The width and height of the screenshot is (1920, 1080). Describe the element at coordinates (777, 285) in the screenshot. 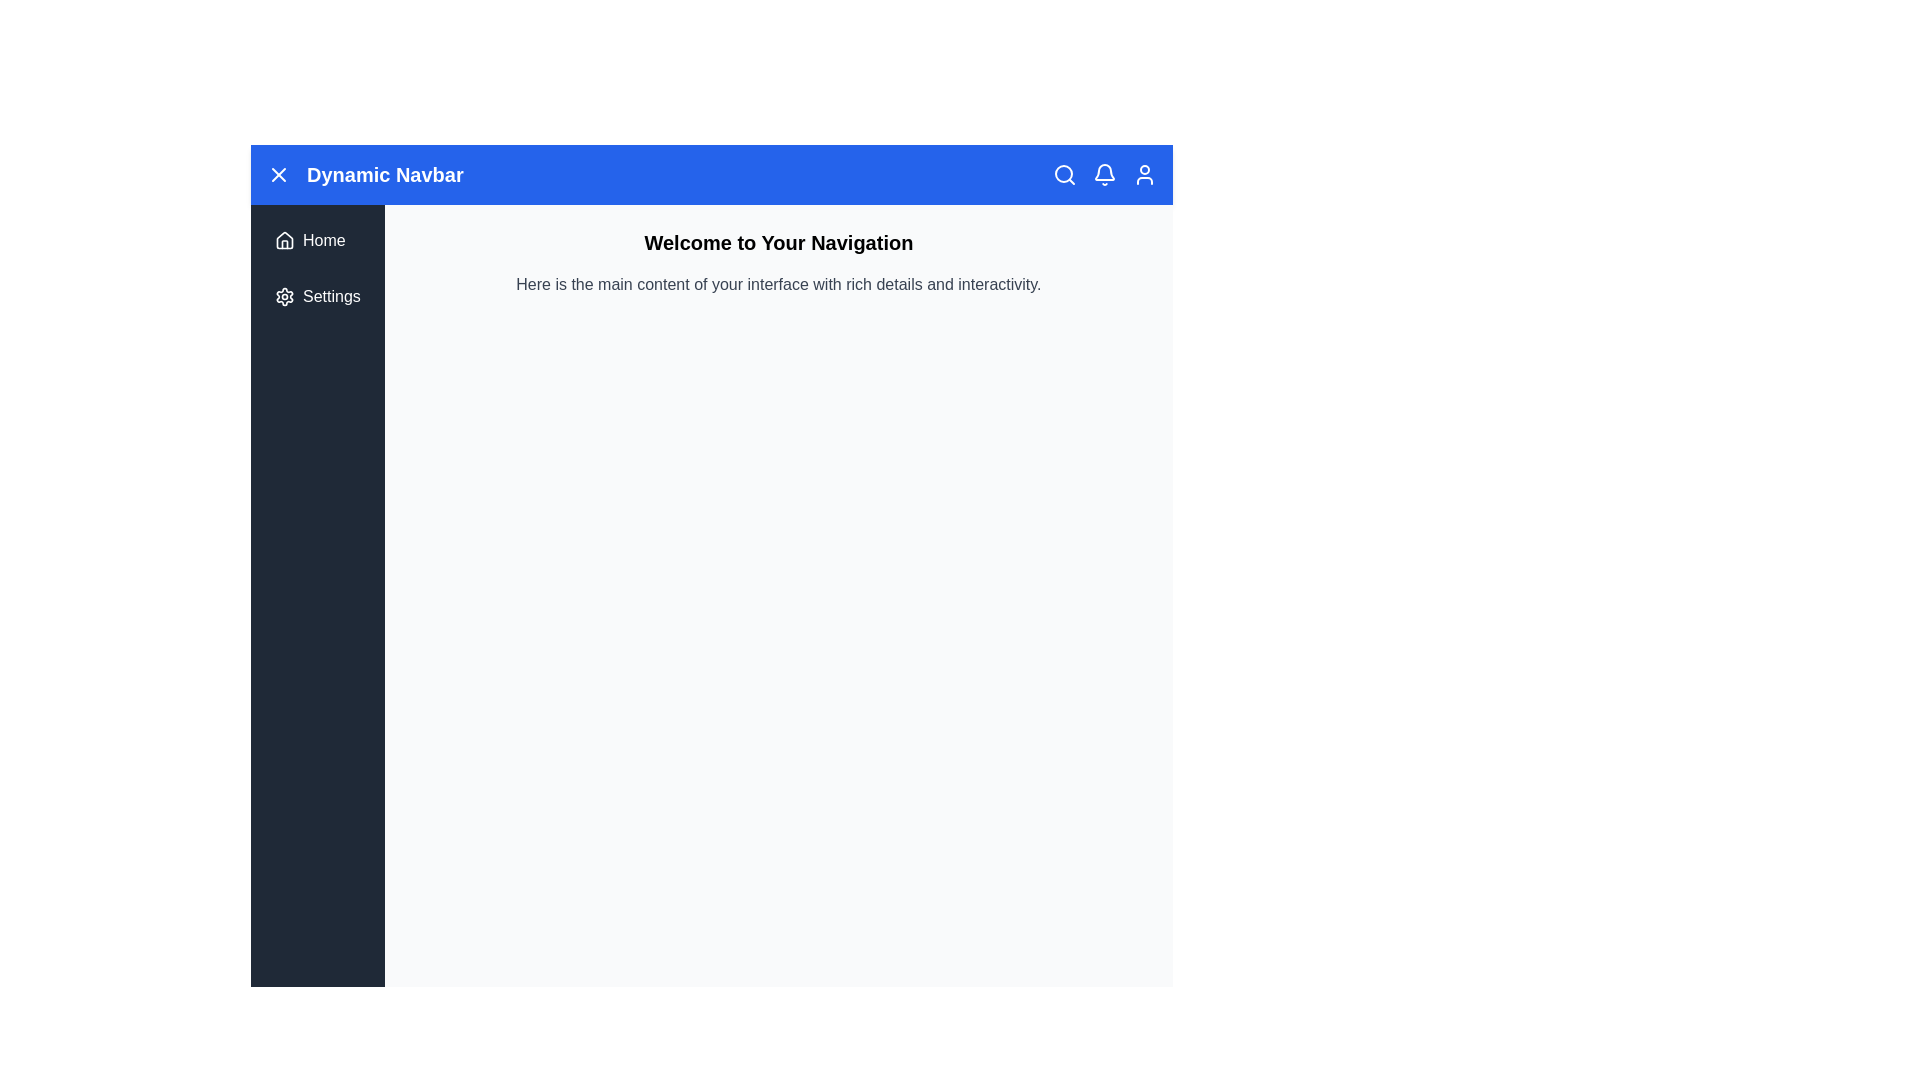

I see `the single-line light gray text positioned below the 'Welcome to Your Navigation' heading in the content area` at that location.